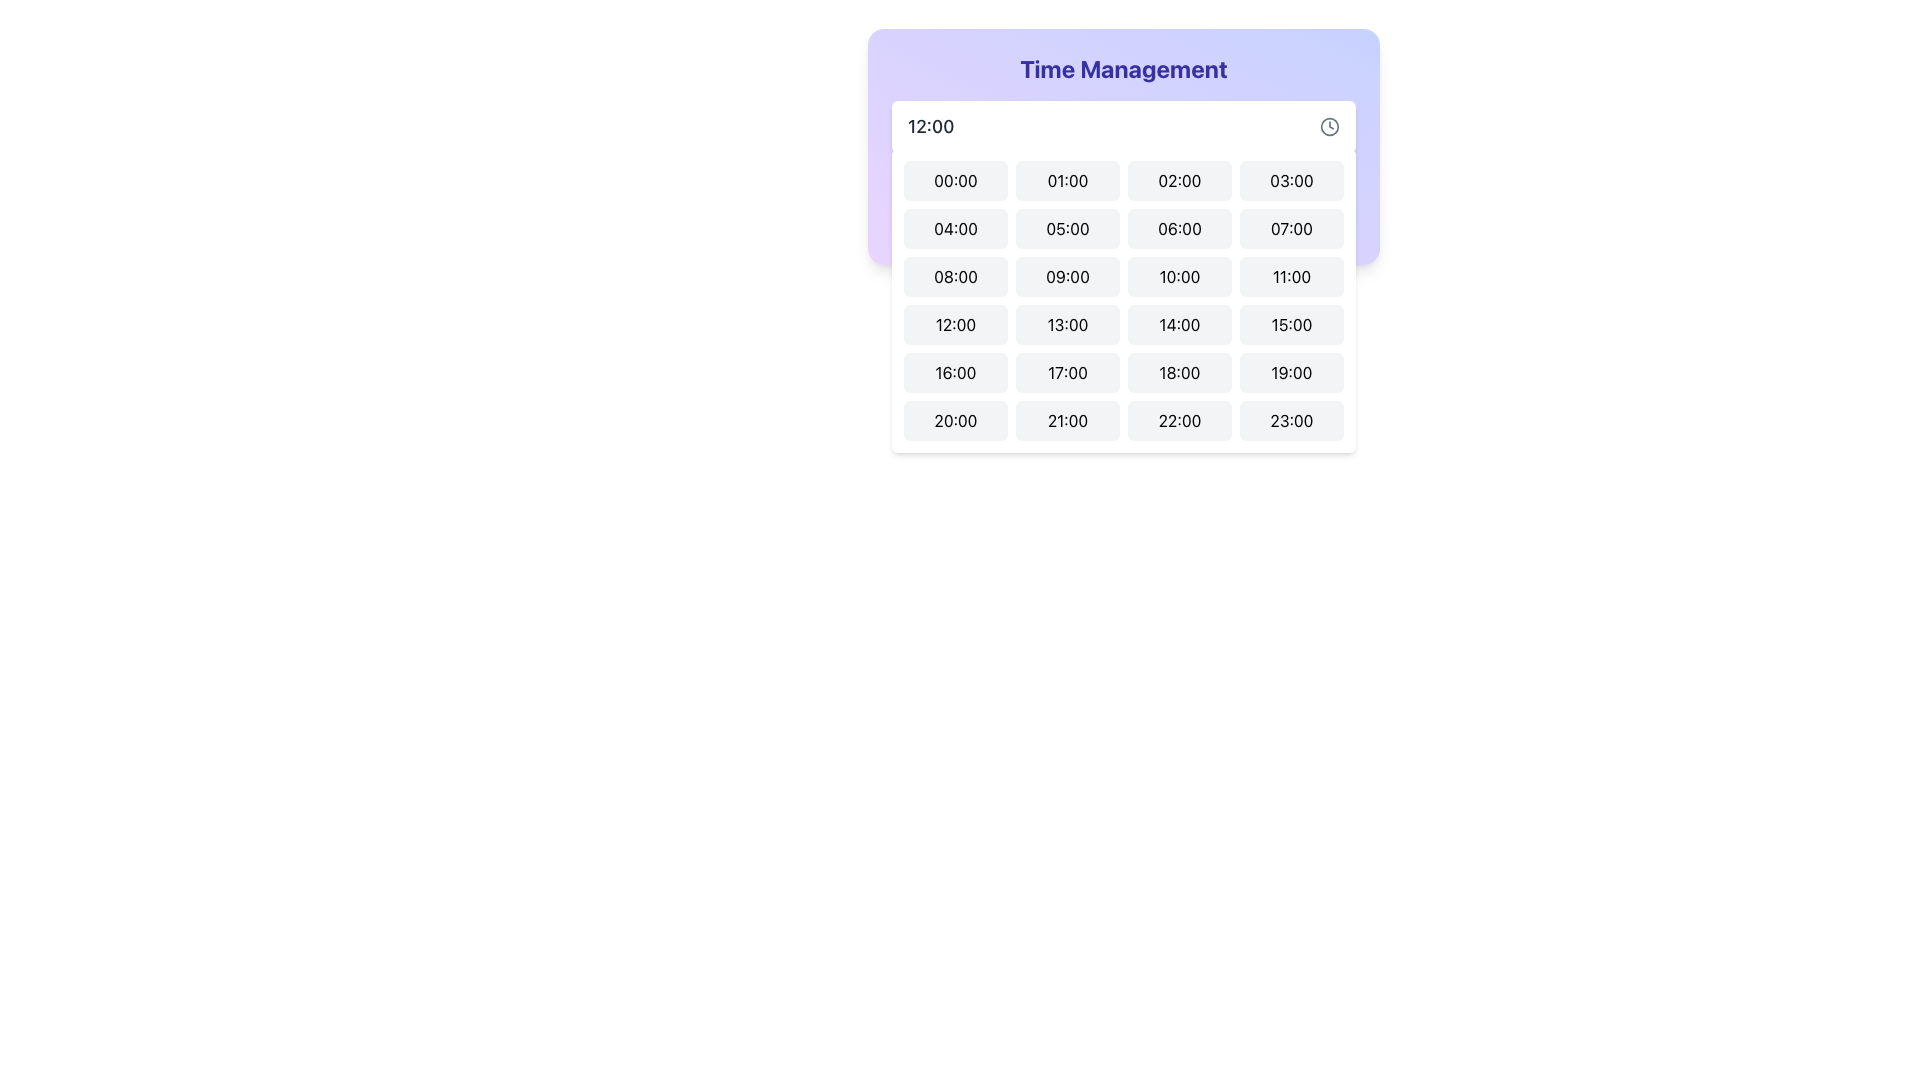 This screenshot has width=1920, height=1080. What do you see at coordinates (1180, 227) in the screenshot?
I see `the rectangular button labeled '06:00' in the 'Time Management' drop-down panel` at bounding box center [1180, 227].